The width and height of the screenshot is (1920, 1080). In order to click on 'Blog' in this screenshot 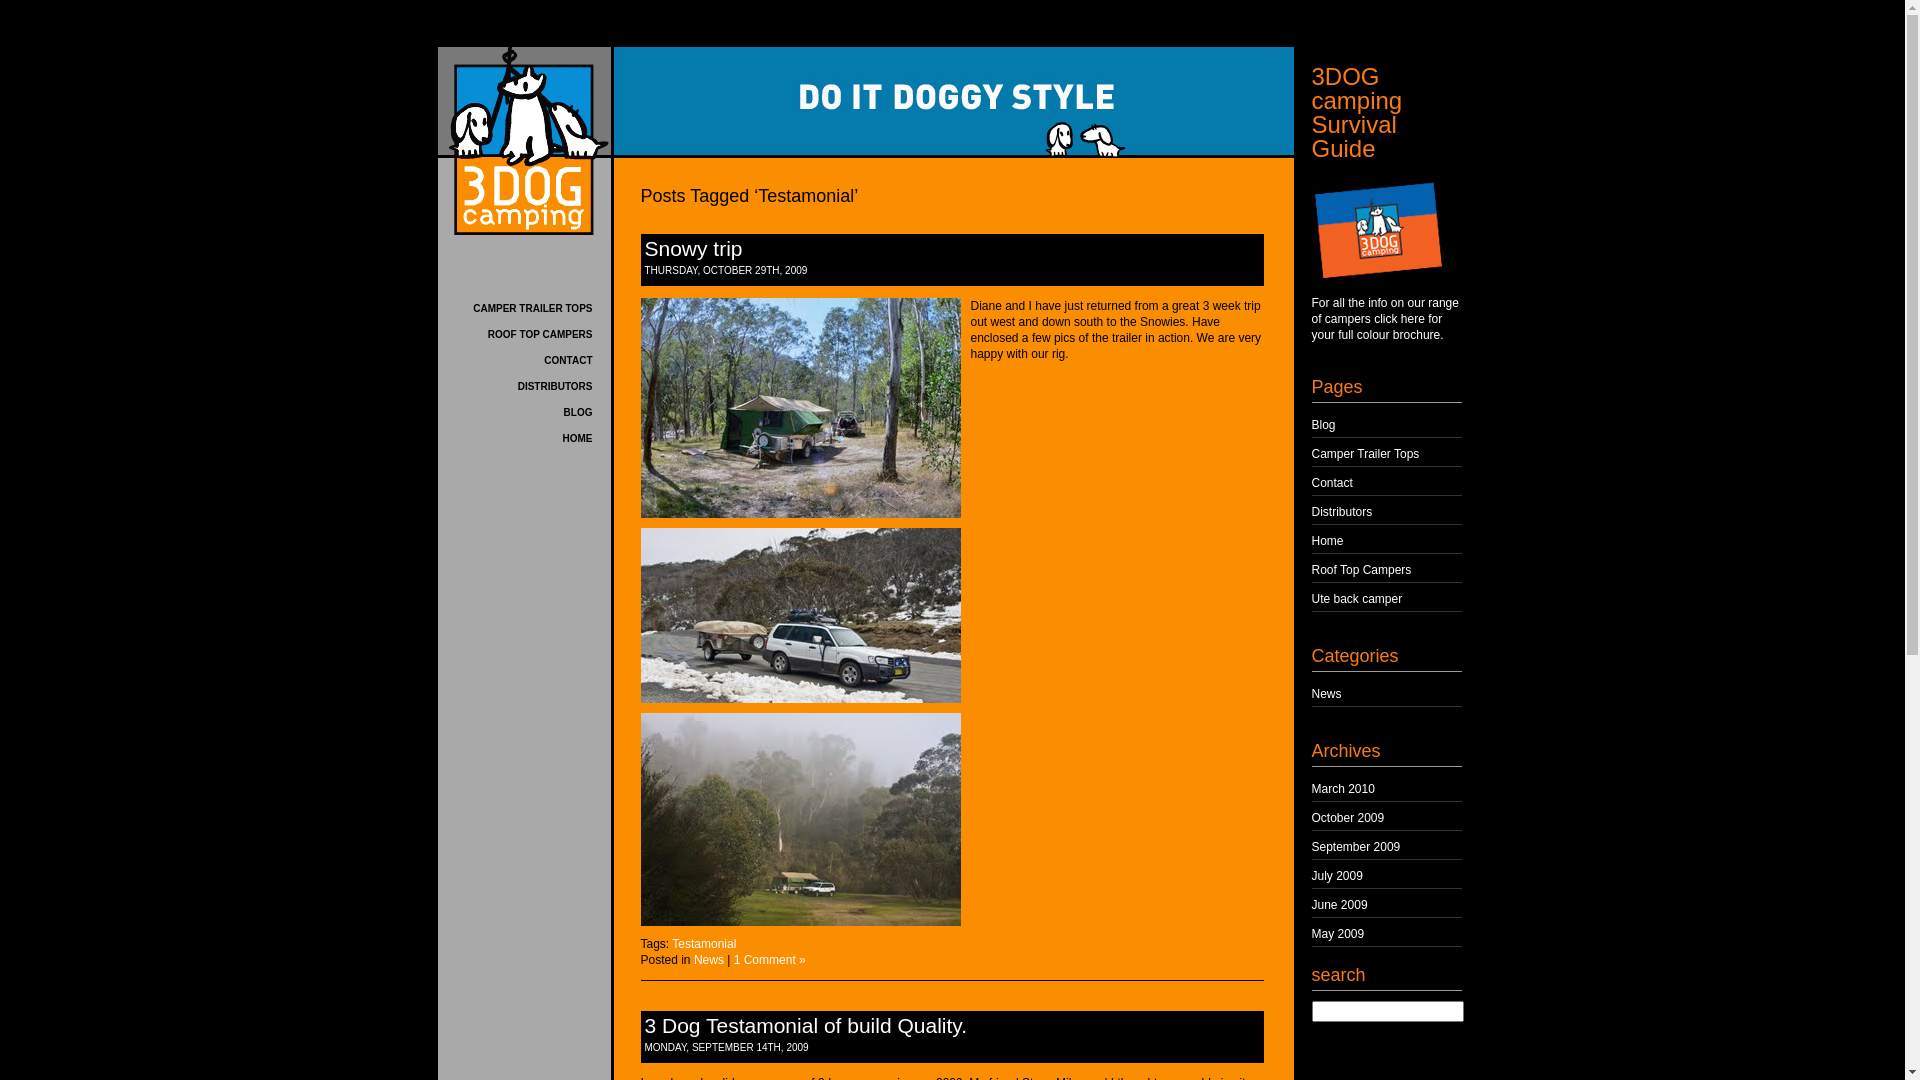, I will do `click(1311, 423)`.